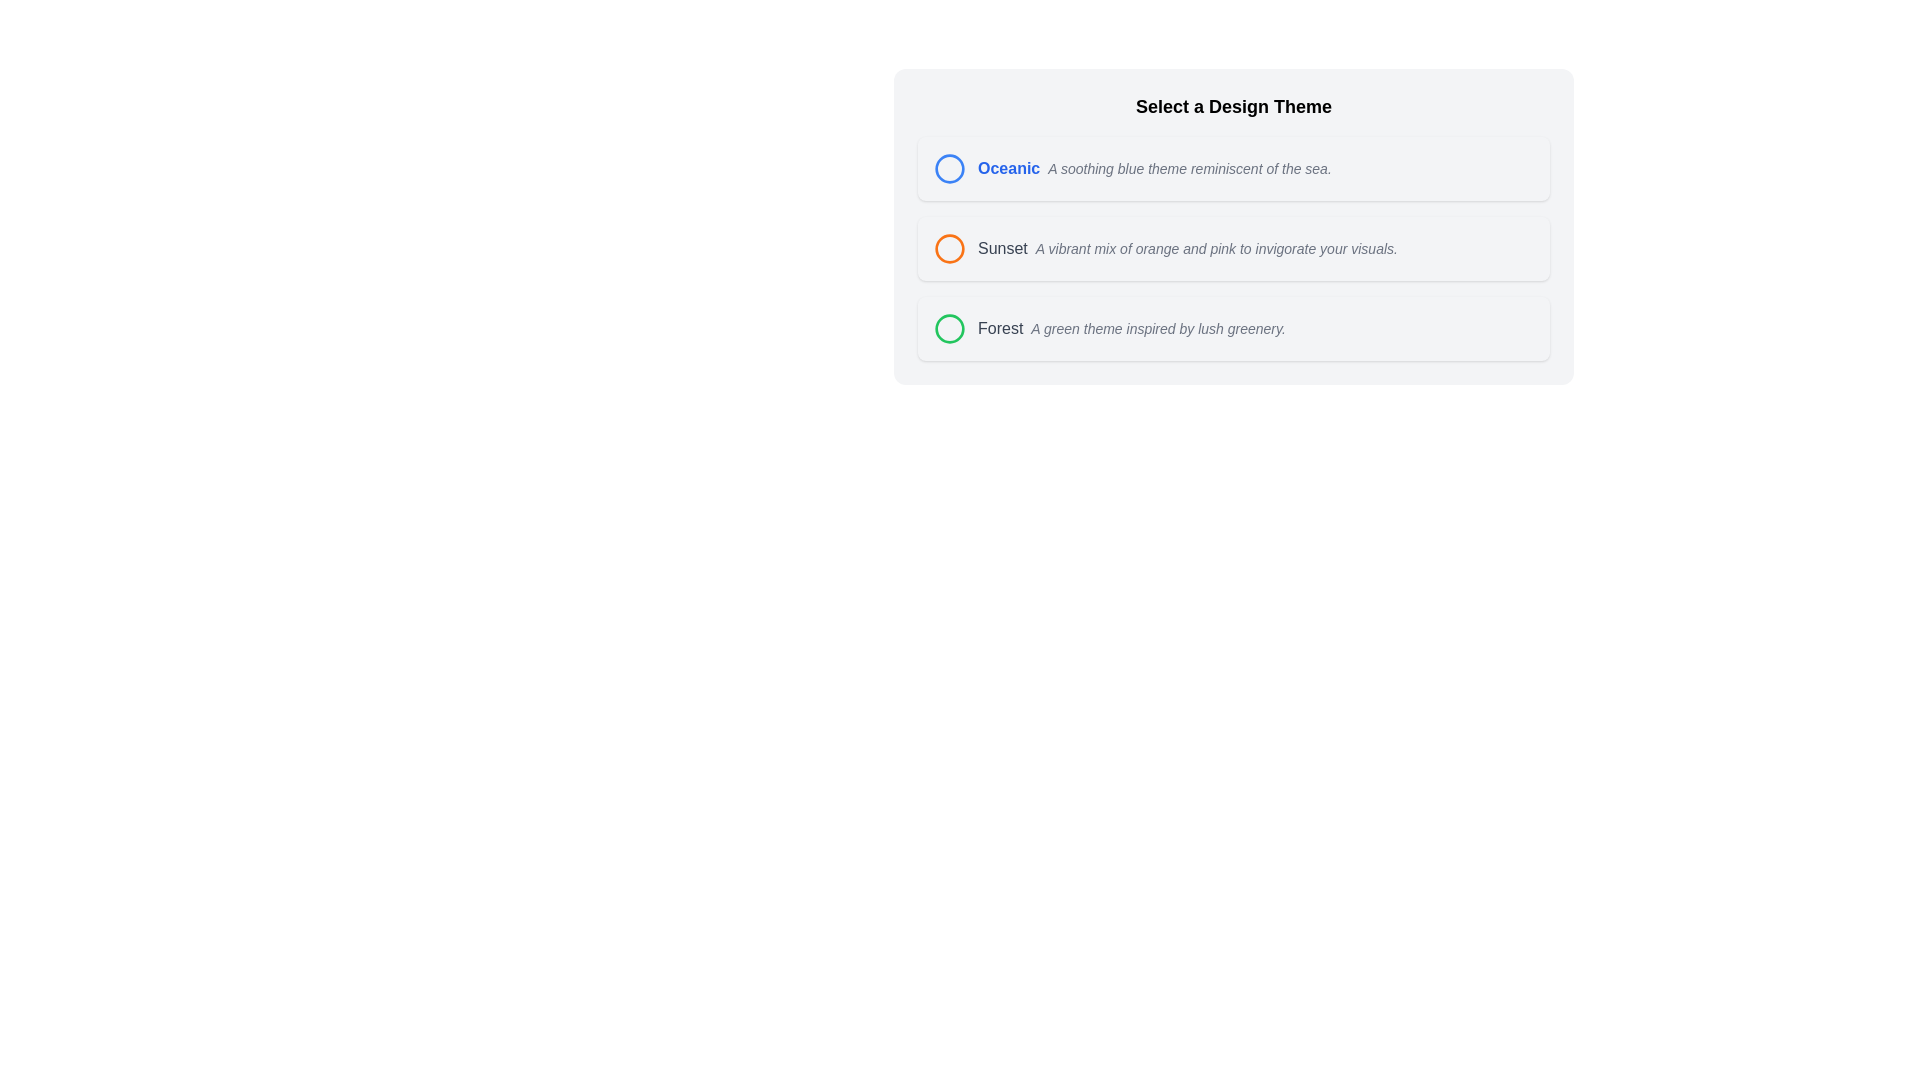 This screenshot has height=1080, width=1920. I want to click on the blue circular graphical element that is the center part of the outlined circular icon in the 'Select a Design Theme' section labeled 'Oceanic', so click(949, 168).